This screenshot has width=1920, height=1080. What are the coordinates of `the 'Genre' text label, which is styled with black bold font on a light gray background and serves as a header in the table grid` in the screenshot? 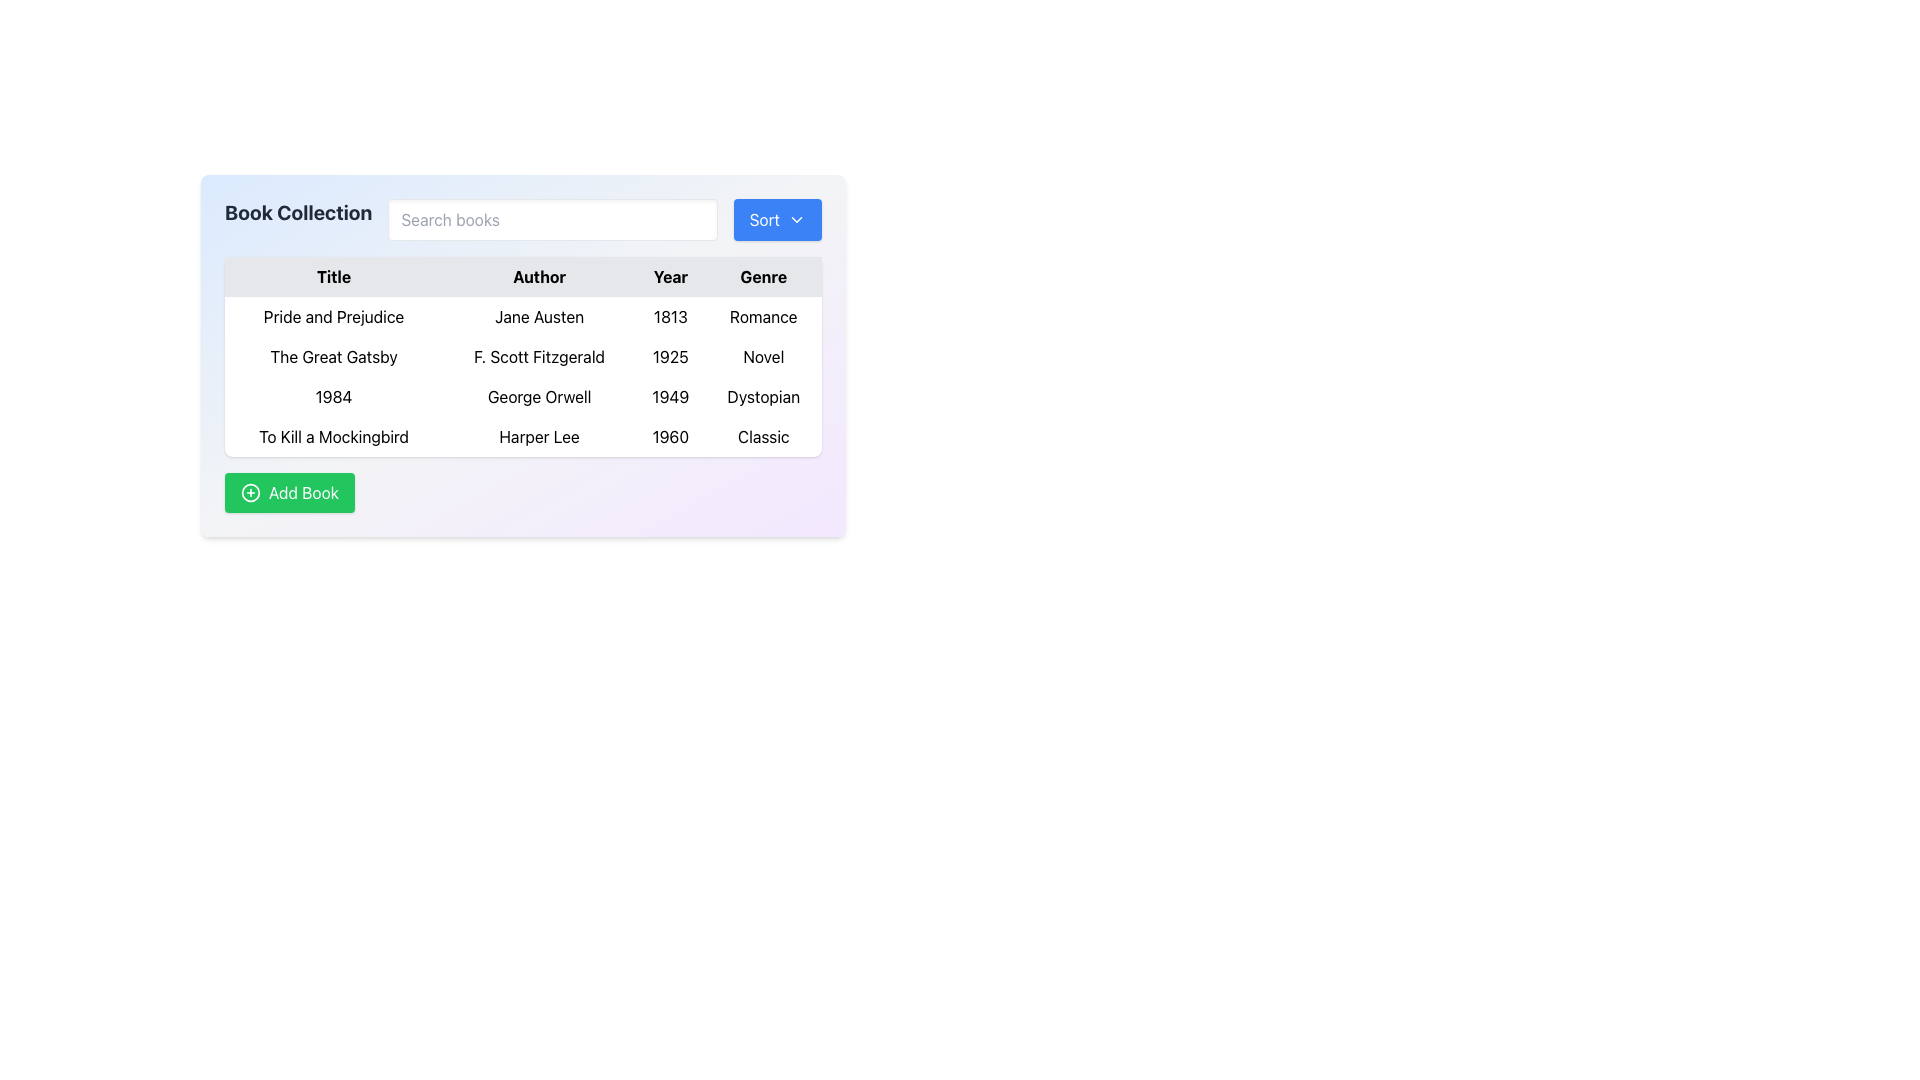 It's located at (762, 277).